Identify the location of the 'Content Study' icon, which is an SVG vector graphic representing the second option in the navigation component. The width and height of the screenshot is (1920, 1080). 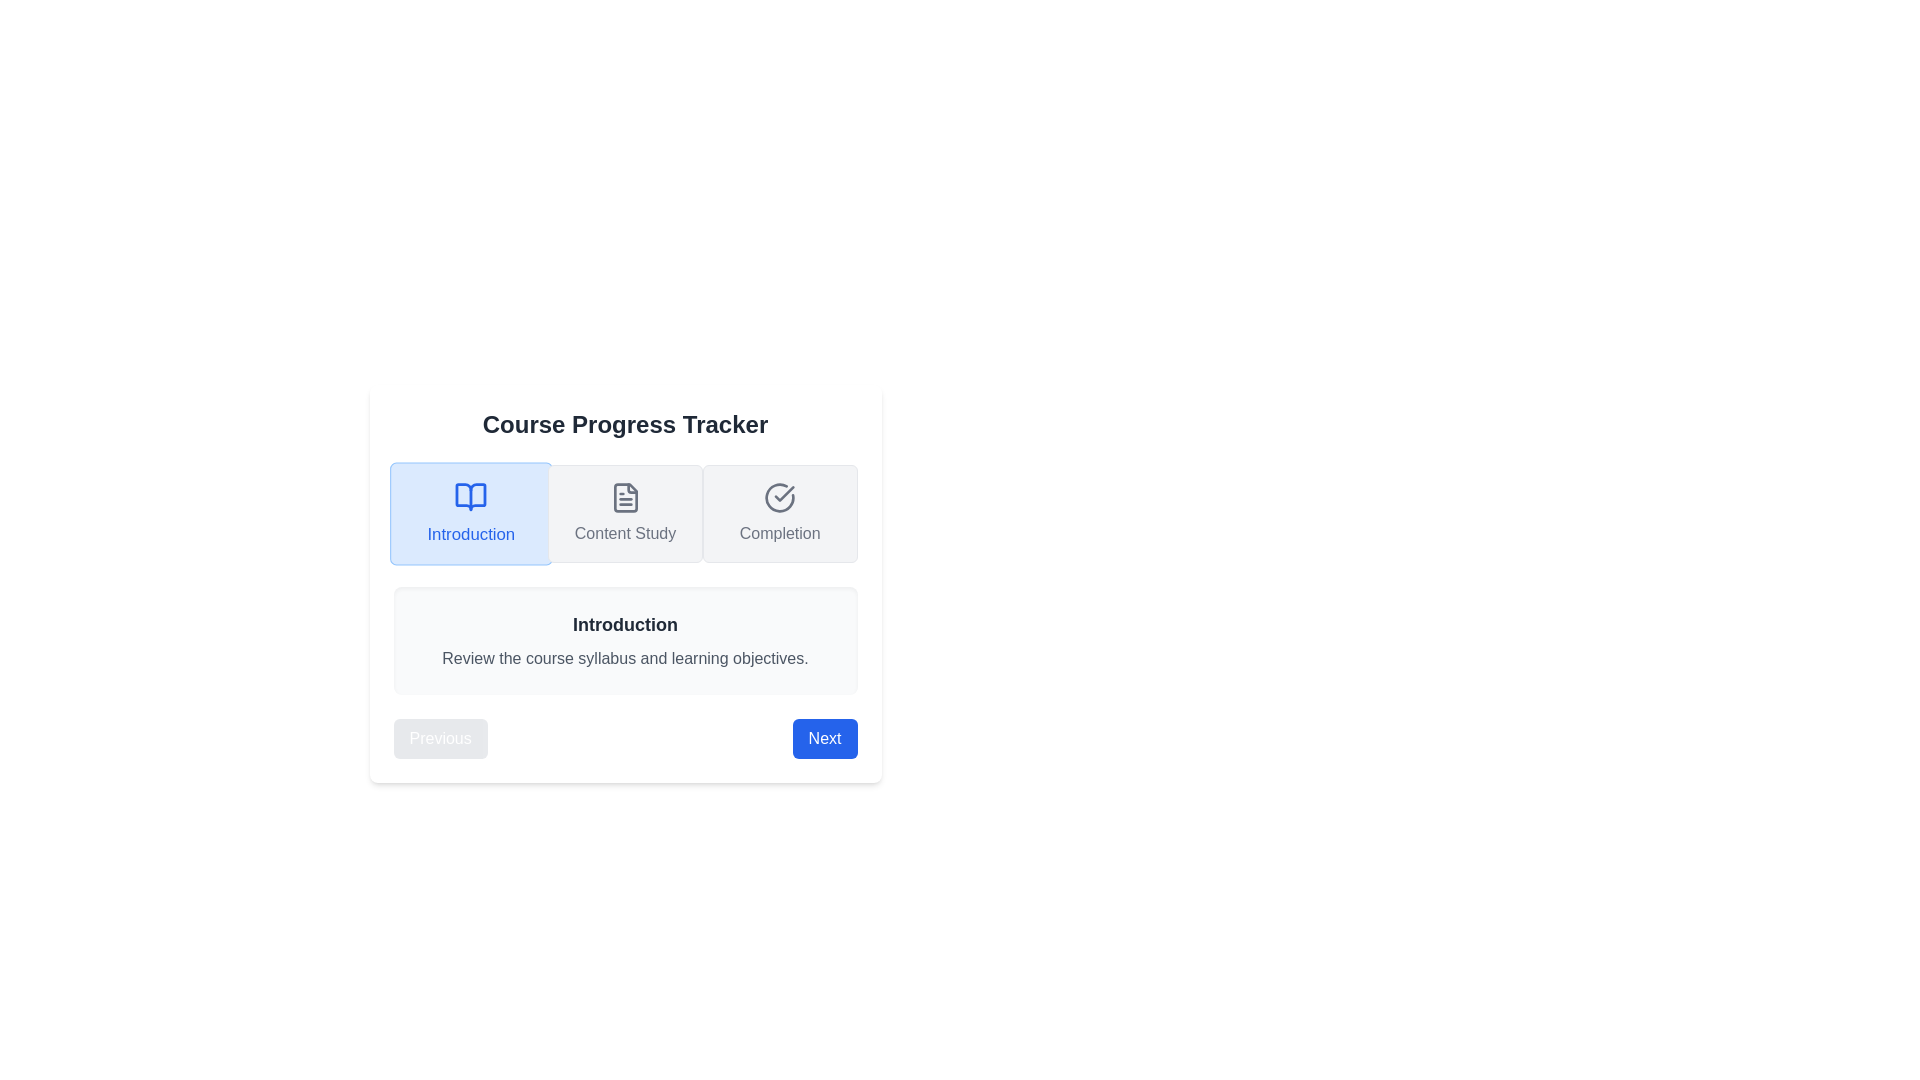
(624, 496).